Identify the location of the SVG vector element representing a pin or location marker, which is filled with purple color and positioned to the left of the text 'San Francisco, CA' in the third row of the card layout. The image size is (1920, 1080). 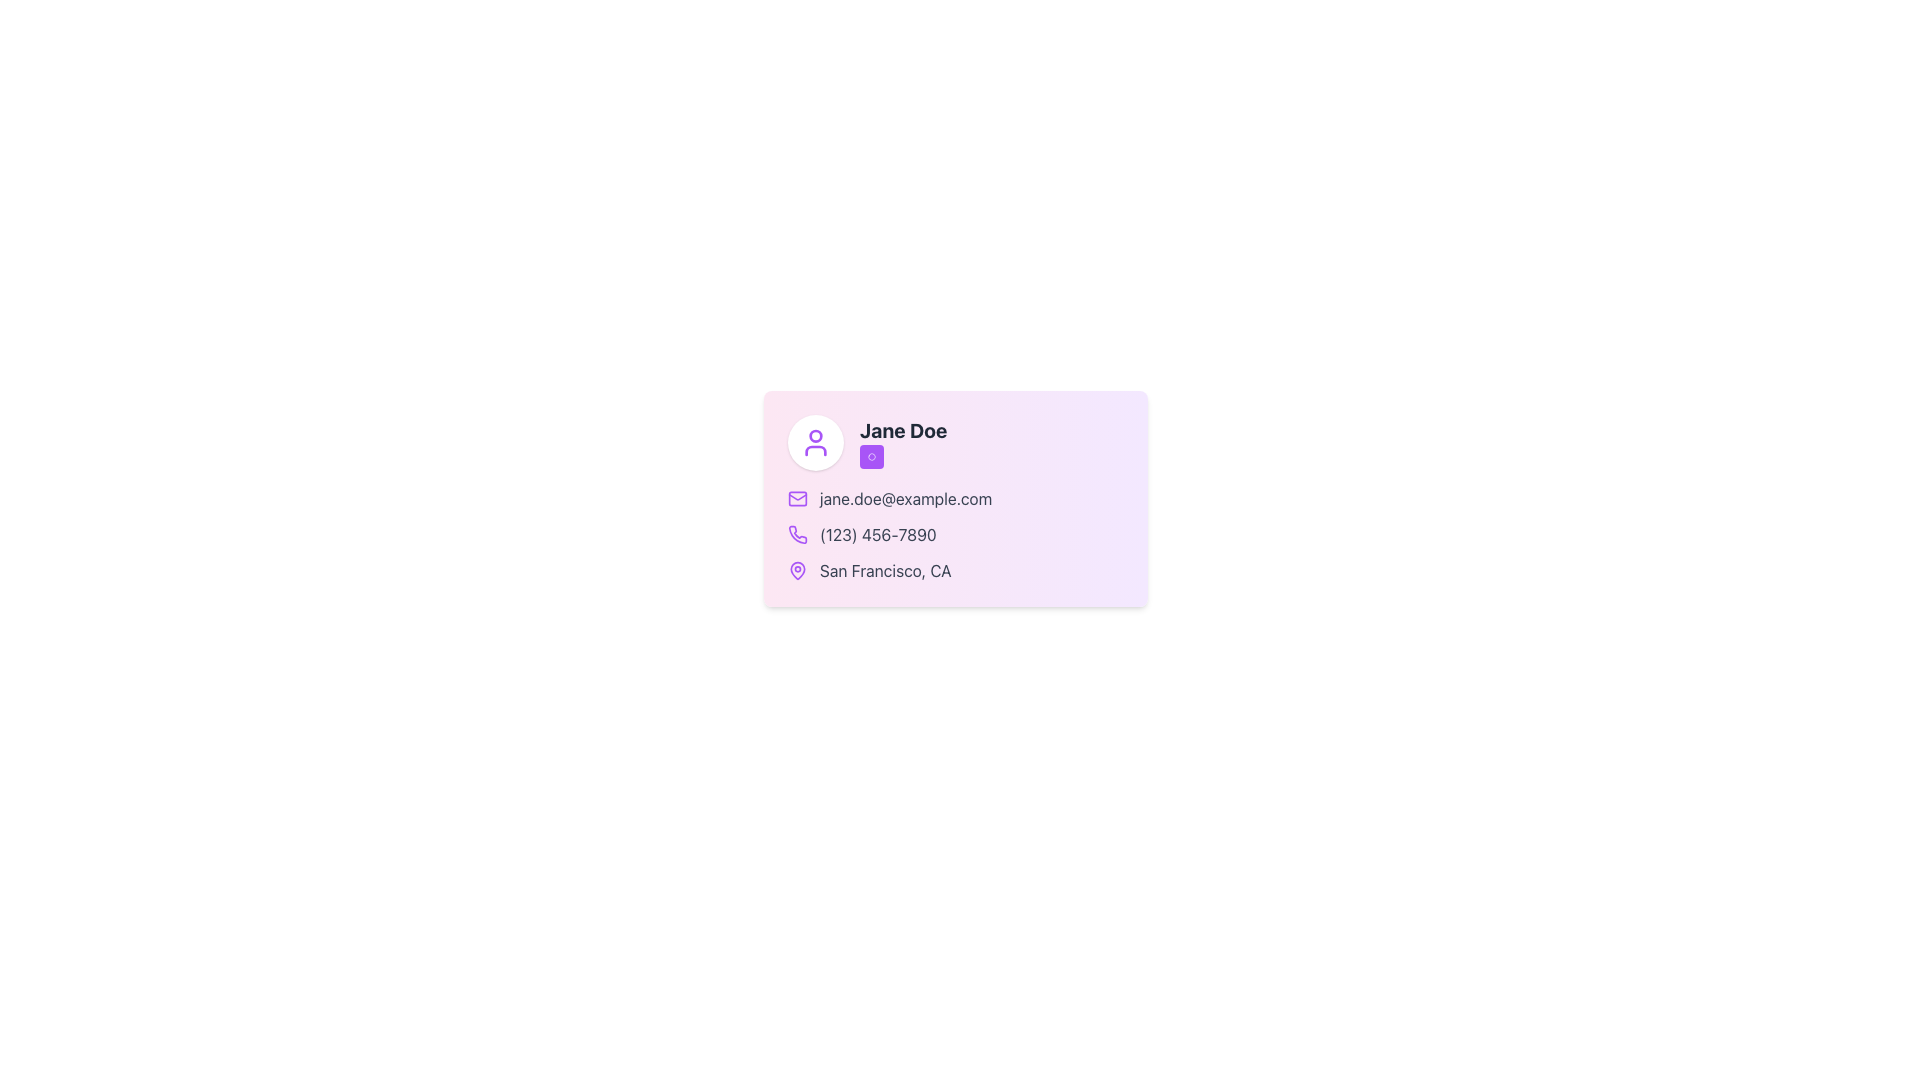
(796, 570).